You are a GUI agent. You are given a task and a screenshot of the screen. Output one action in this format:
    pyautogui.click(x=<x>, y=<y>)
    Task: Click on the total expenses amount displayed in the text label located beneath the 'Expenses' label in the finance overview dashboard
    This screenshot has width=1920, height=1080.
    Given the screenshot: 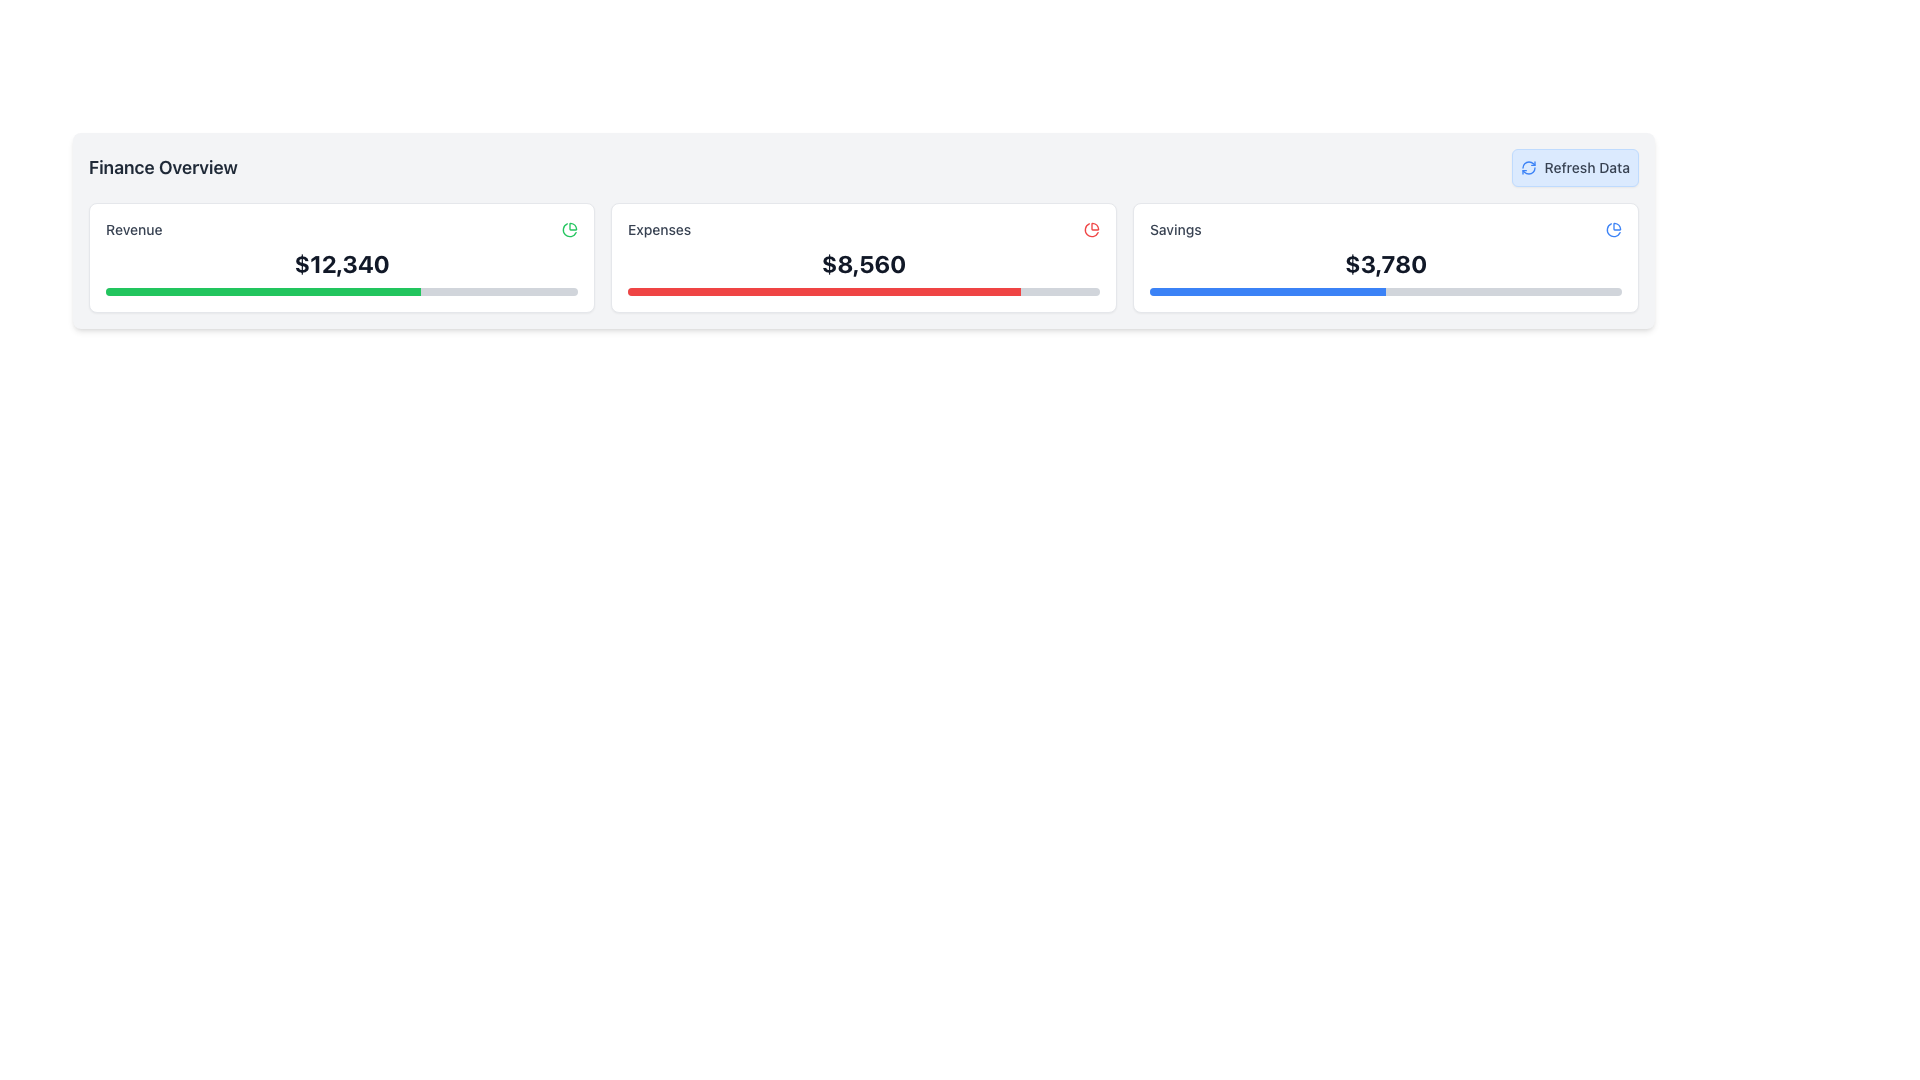 What is the action you would take?
    pyautogui.click(x=864, y=262)
    